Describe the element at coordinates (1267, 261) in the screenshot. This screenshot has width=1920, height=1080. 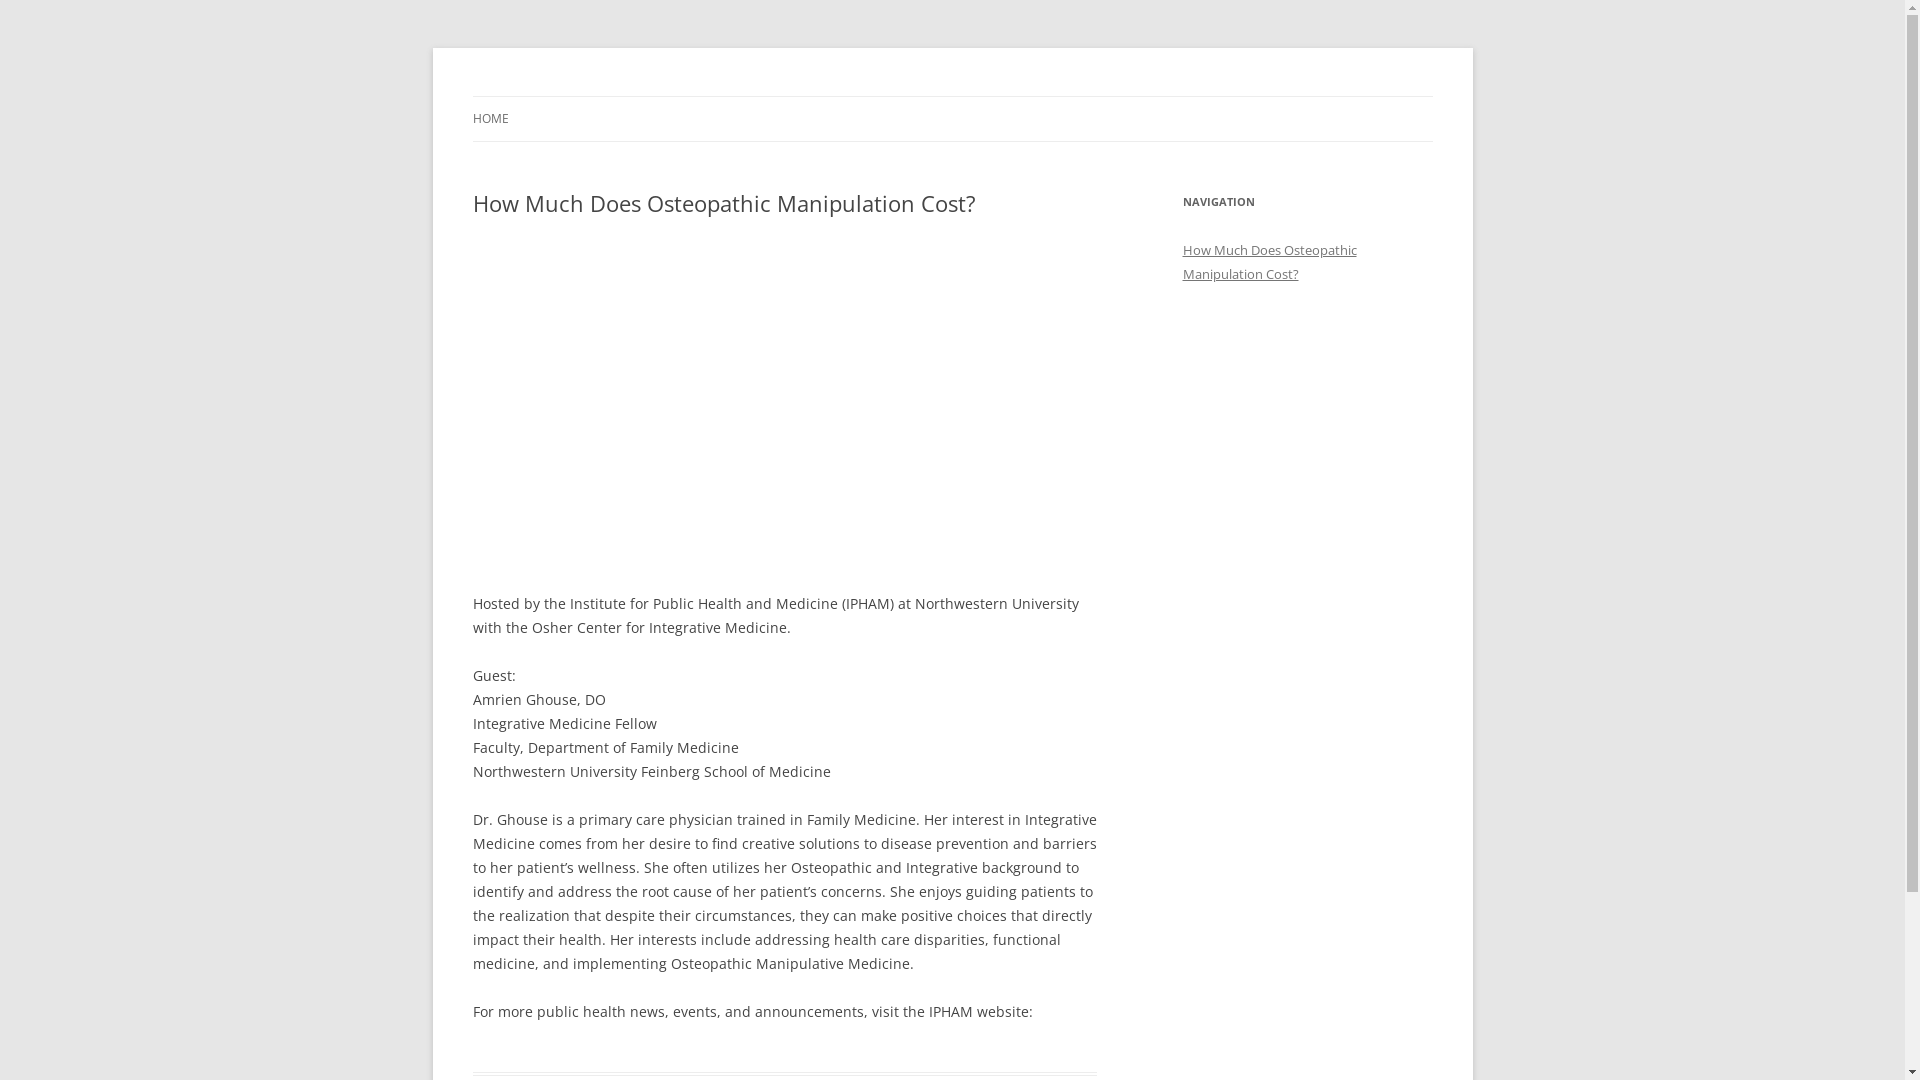
I see `'How Much Does Osteopathic Manipulation Cost?'` at that location.